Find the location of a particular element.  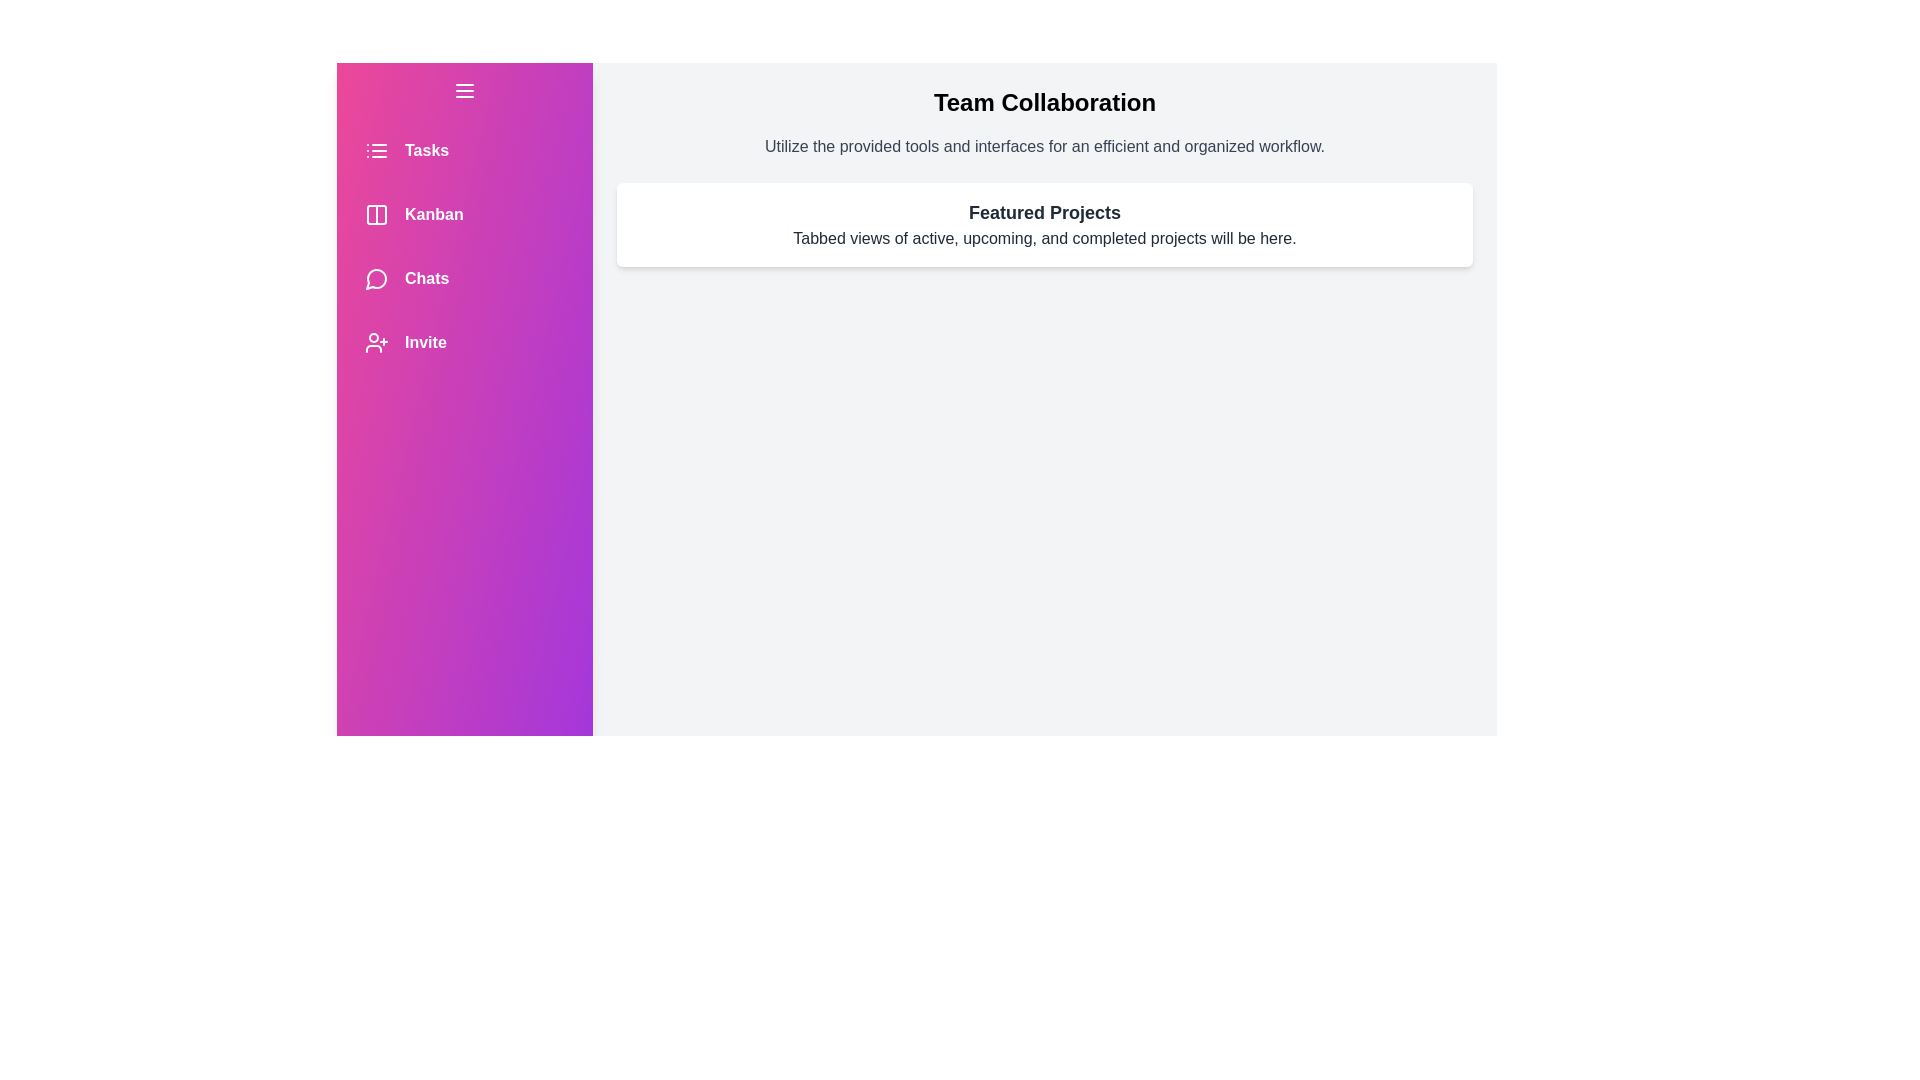

the 'Featured Projects' section to interact with it is located at coordinates (1044, 224).